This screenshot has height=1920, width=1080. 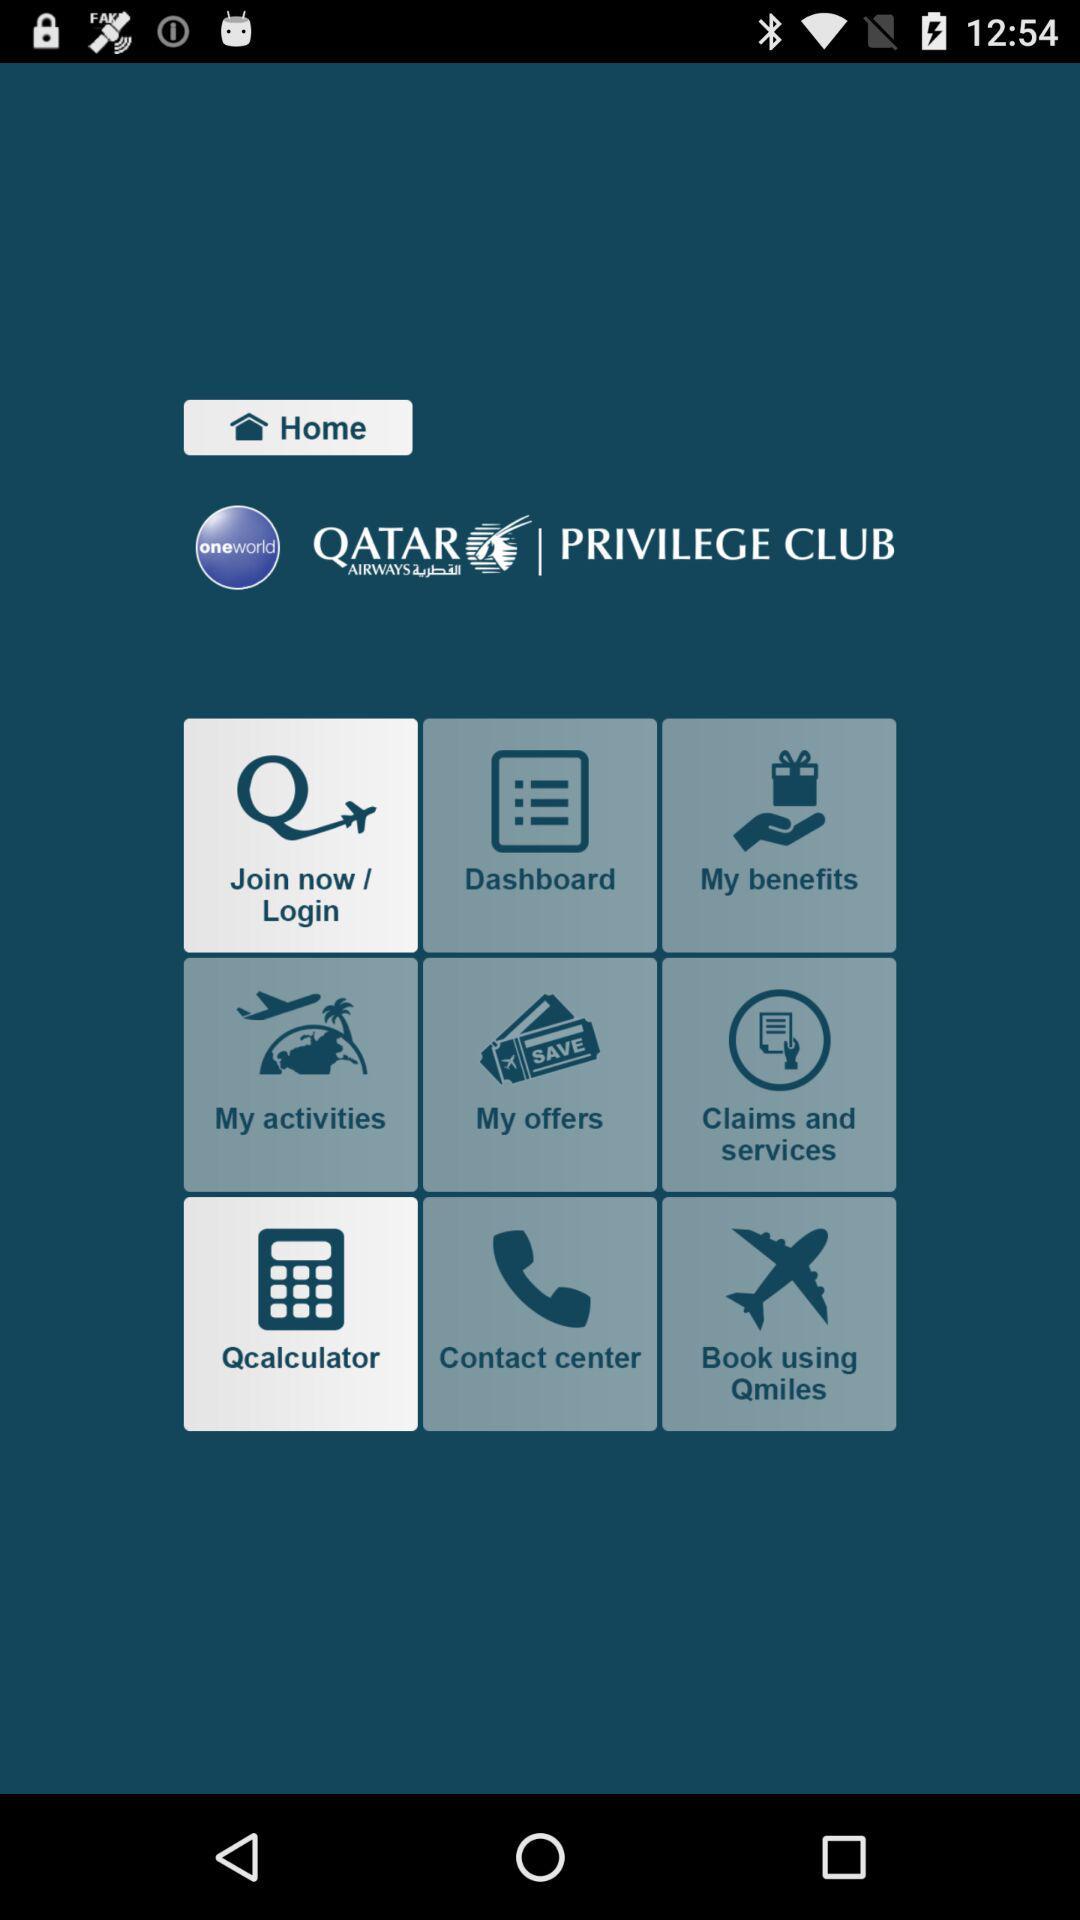 What do you see at coordinates (778, 1073) in the screenshot?
I see `claim and service` at bounding box center [778, 1073].